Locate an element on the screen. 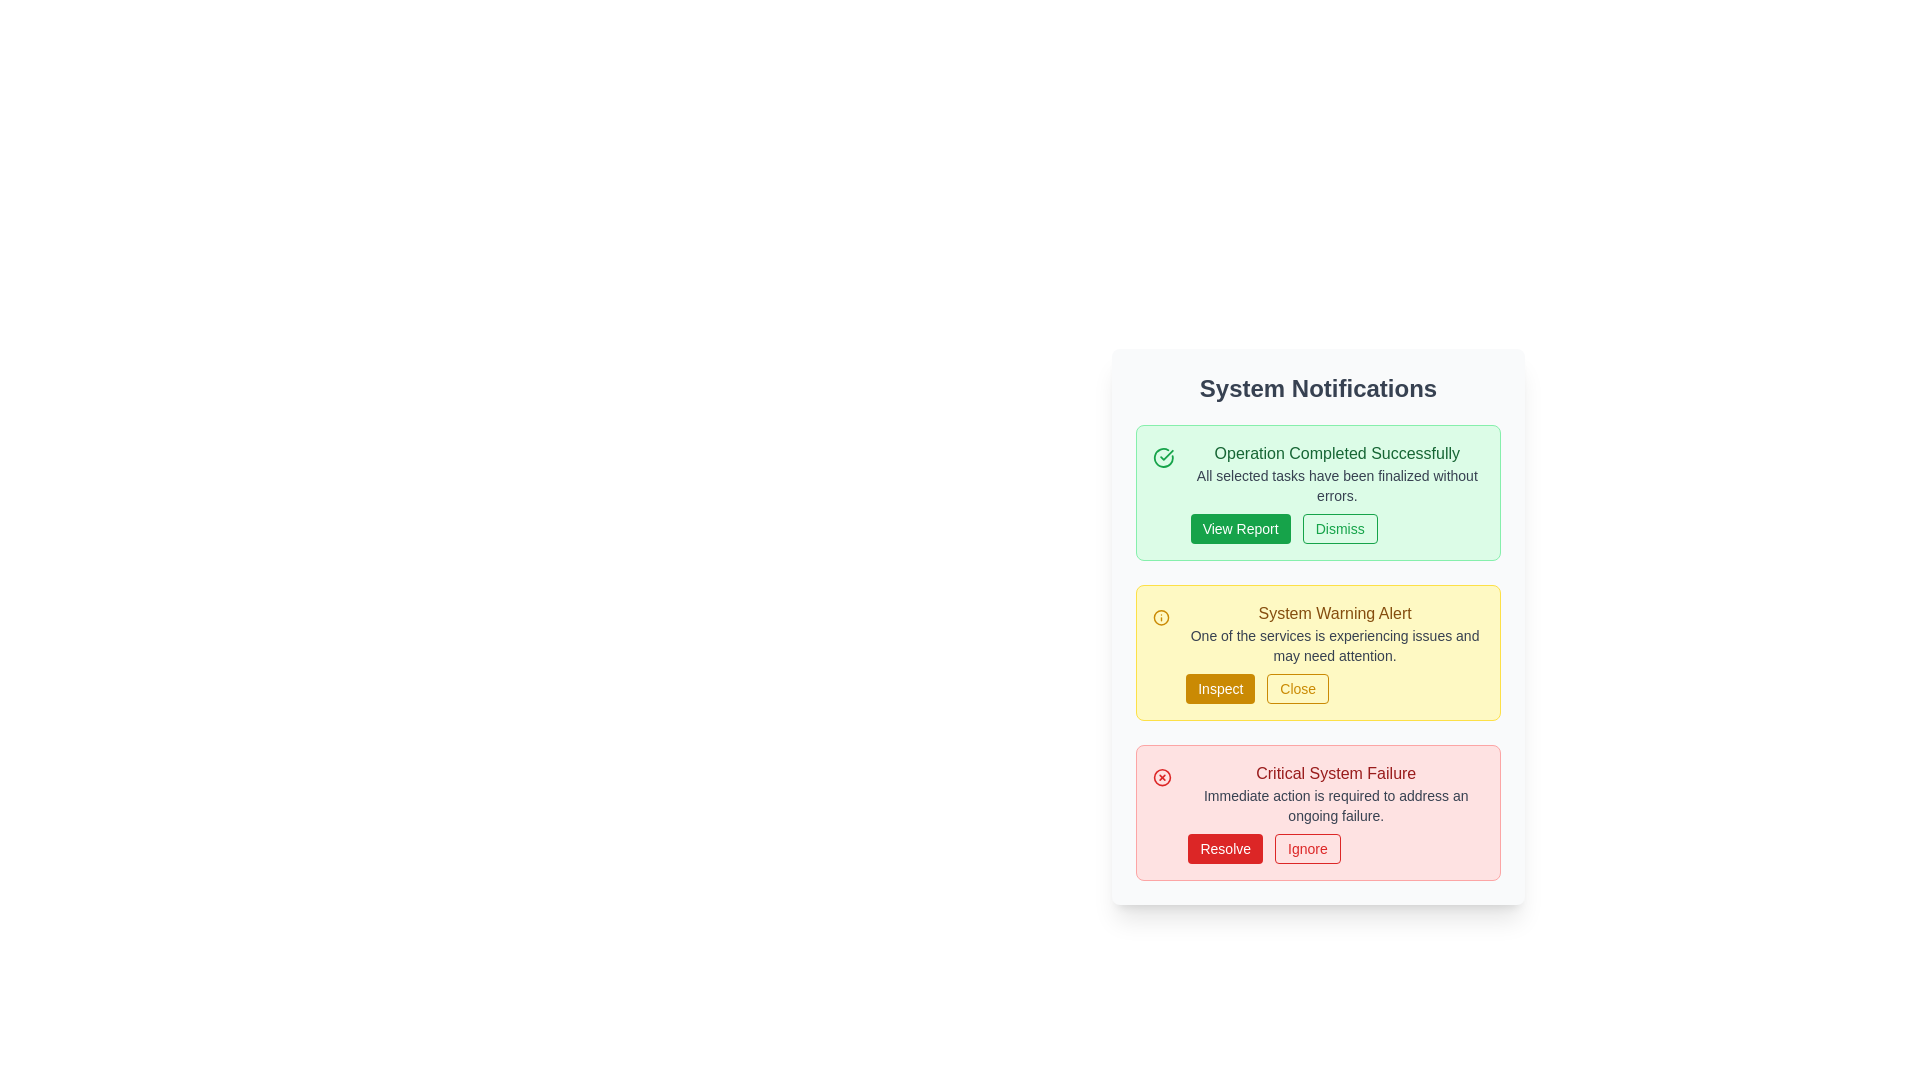  the text label providing detailed explanation about the associated warning alert, located below the 'System Warning Alert' heading and above the action buttons 'Inspect' and 'Close' is located at coordinates (1335, 645).